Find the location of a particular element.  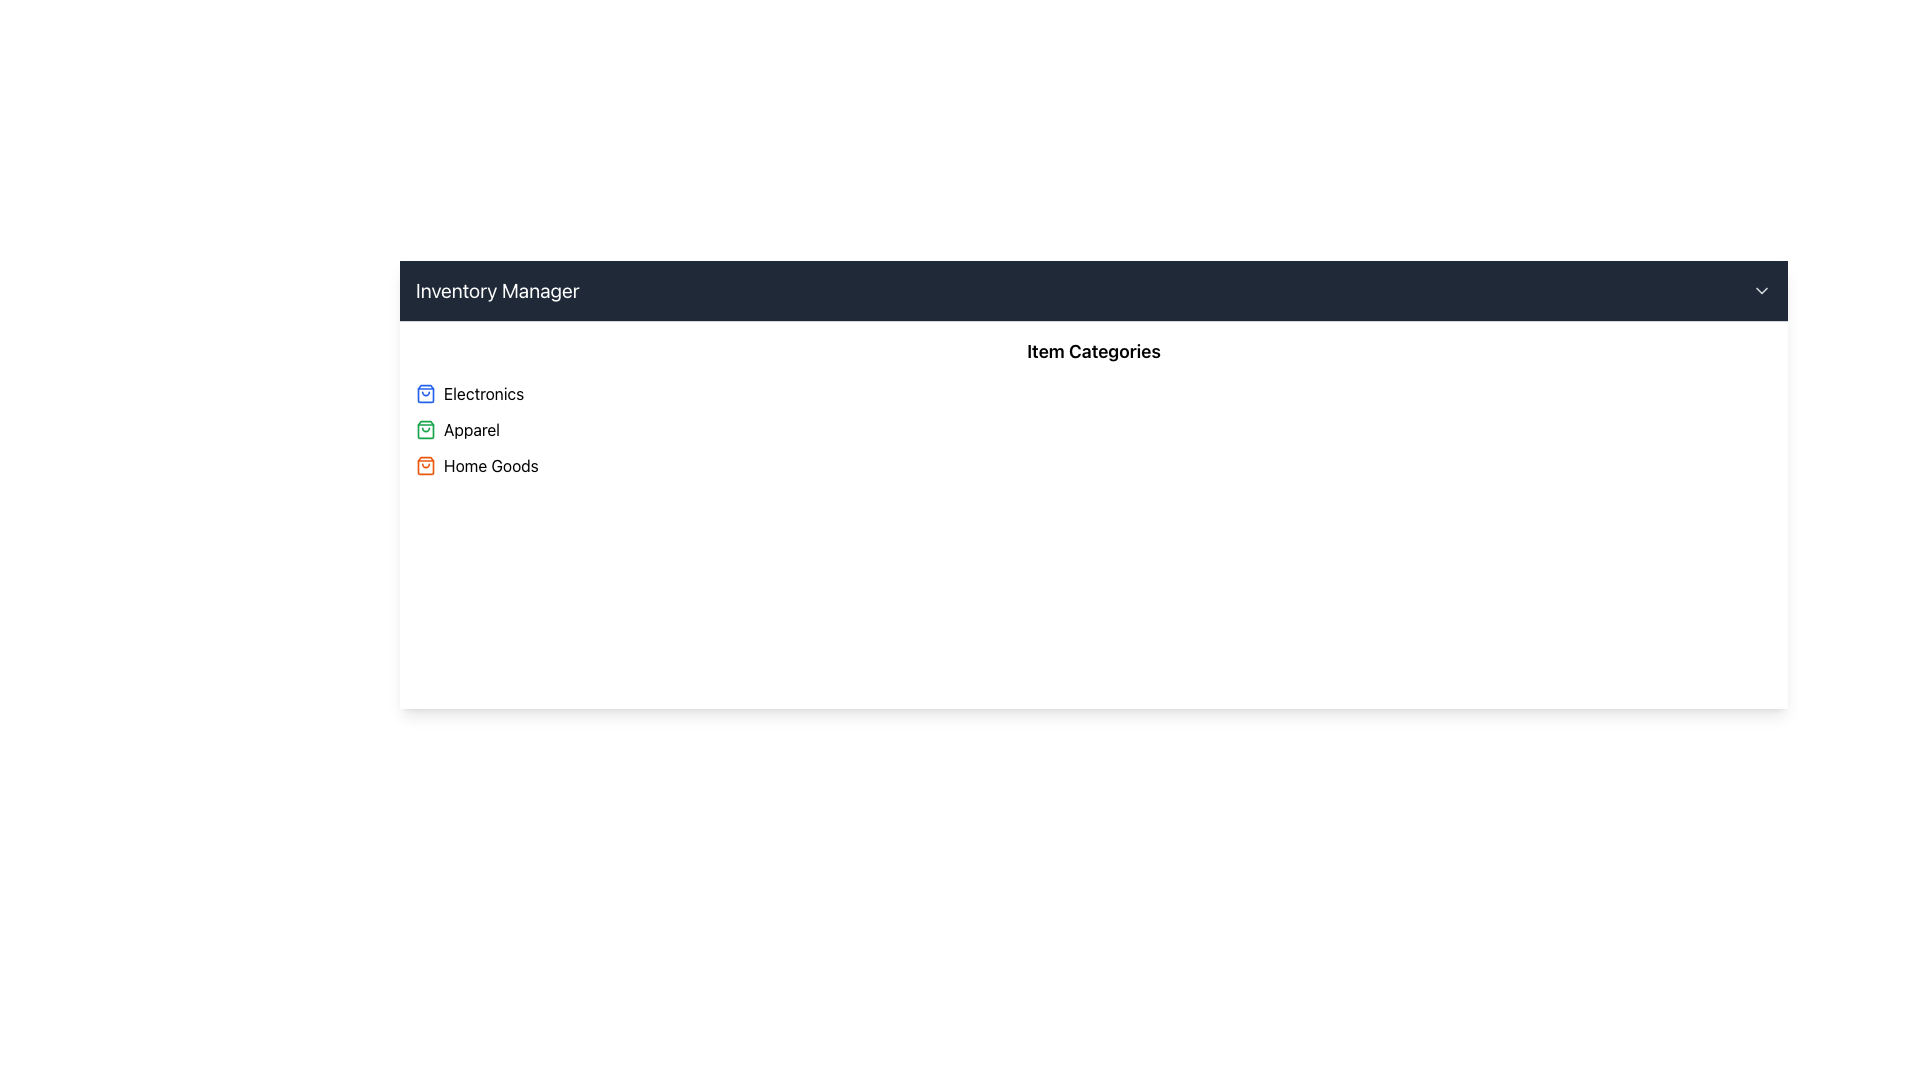

the 'Home Goods' text label is located at coordinates (491, 466).